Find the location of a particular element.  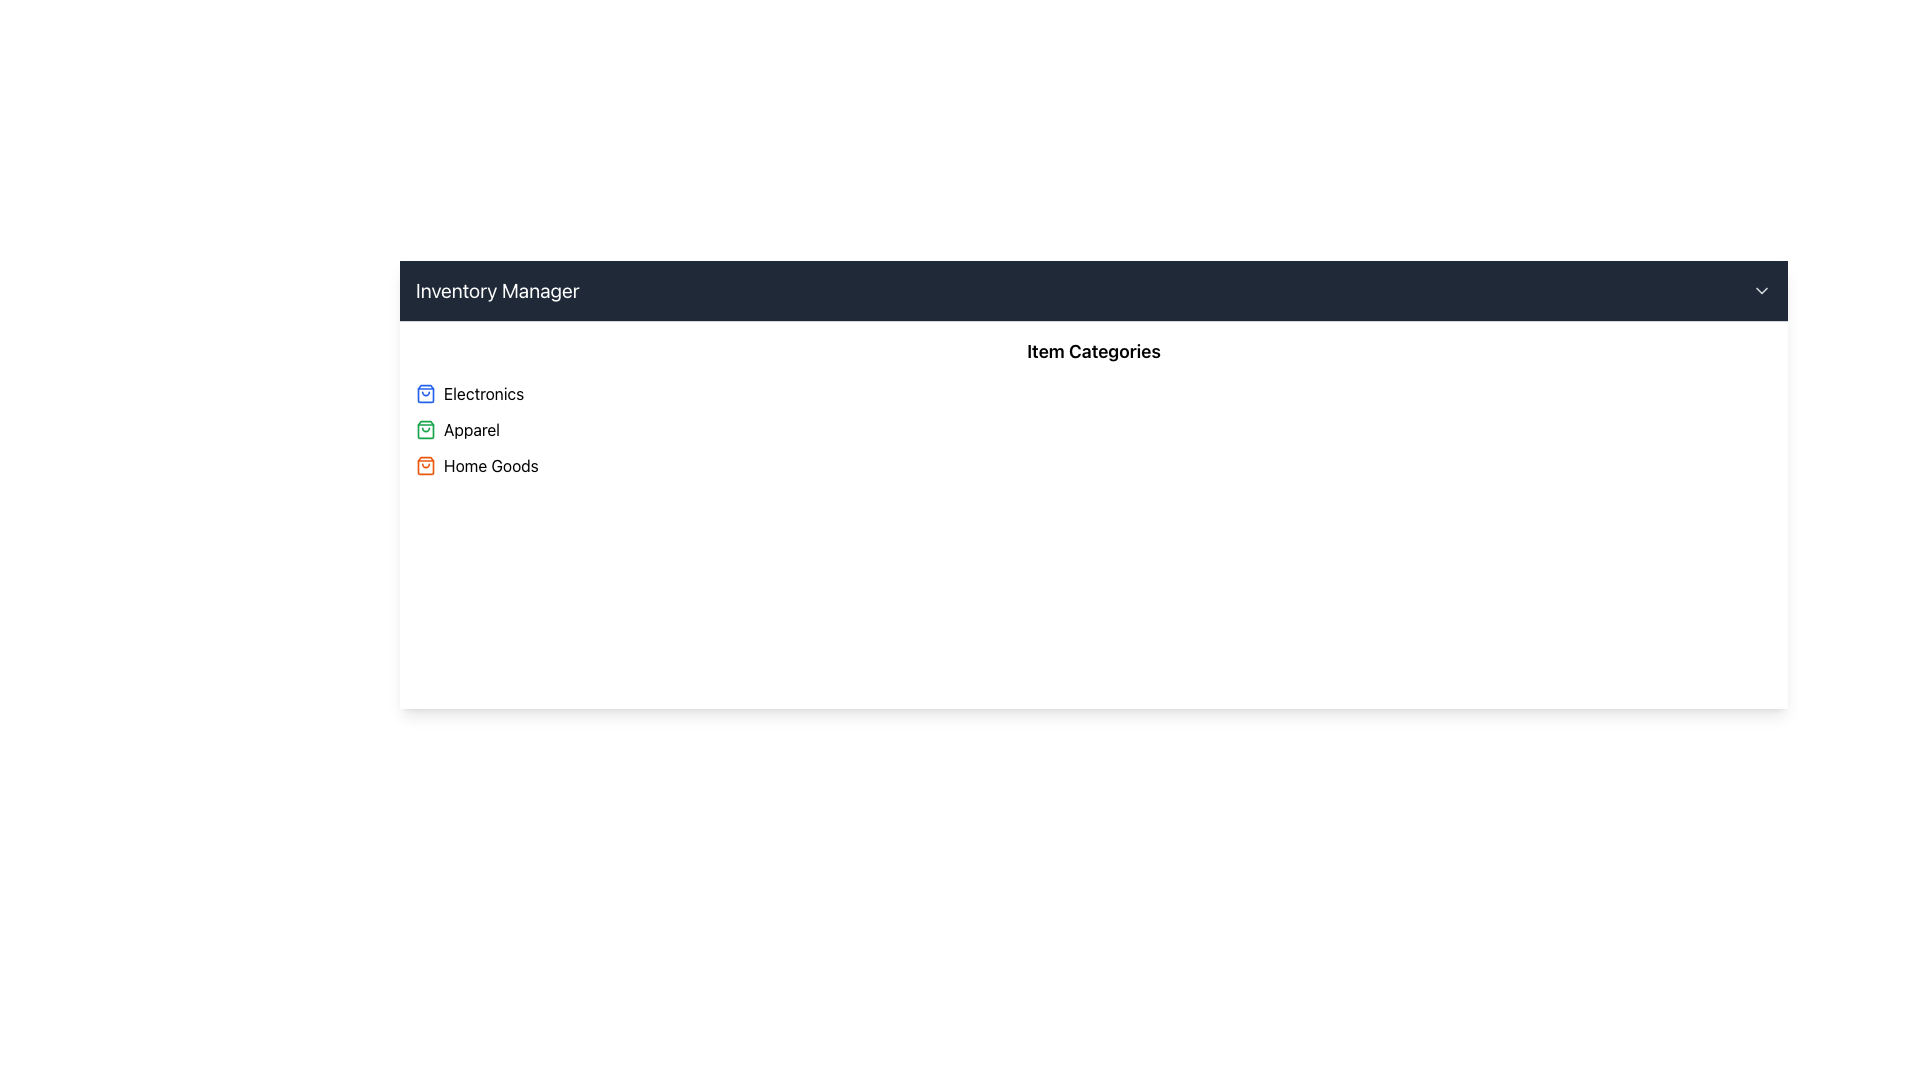

the 'Home Goods' text label is located at coordinates (491, 466).